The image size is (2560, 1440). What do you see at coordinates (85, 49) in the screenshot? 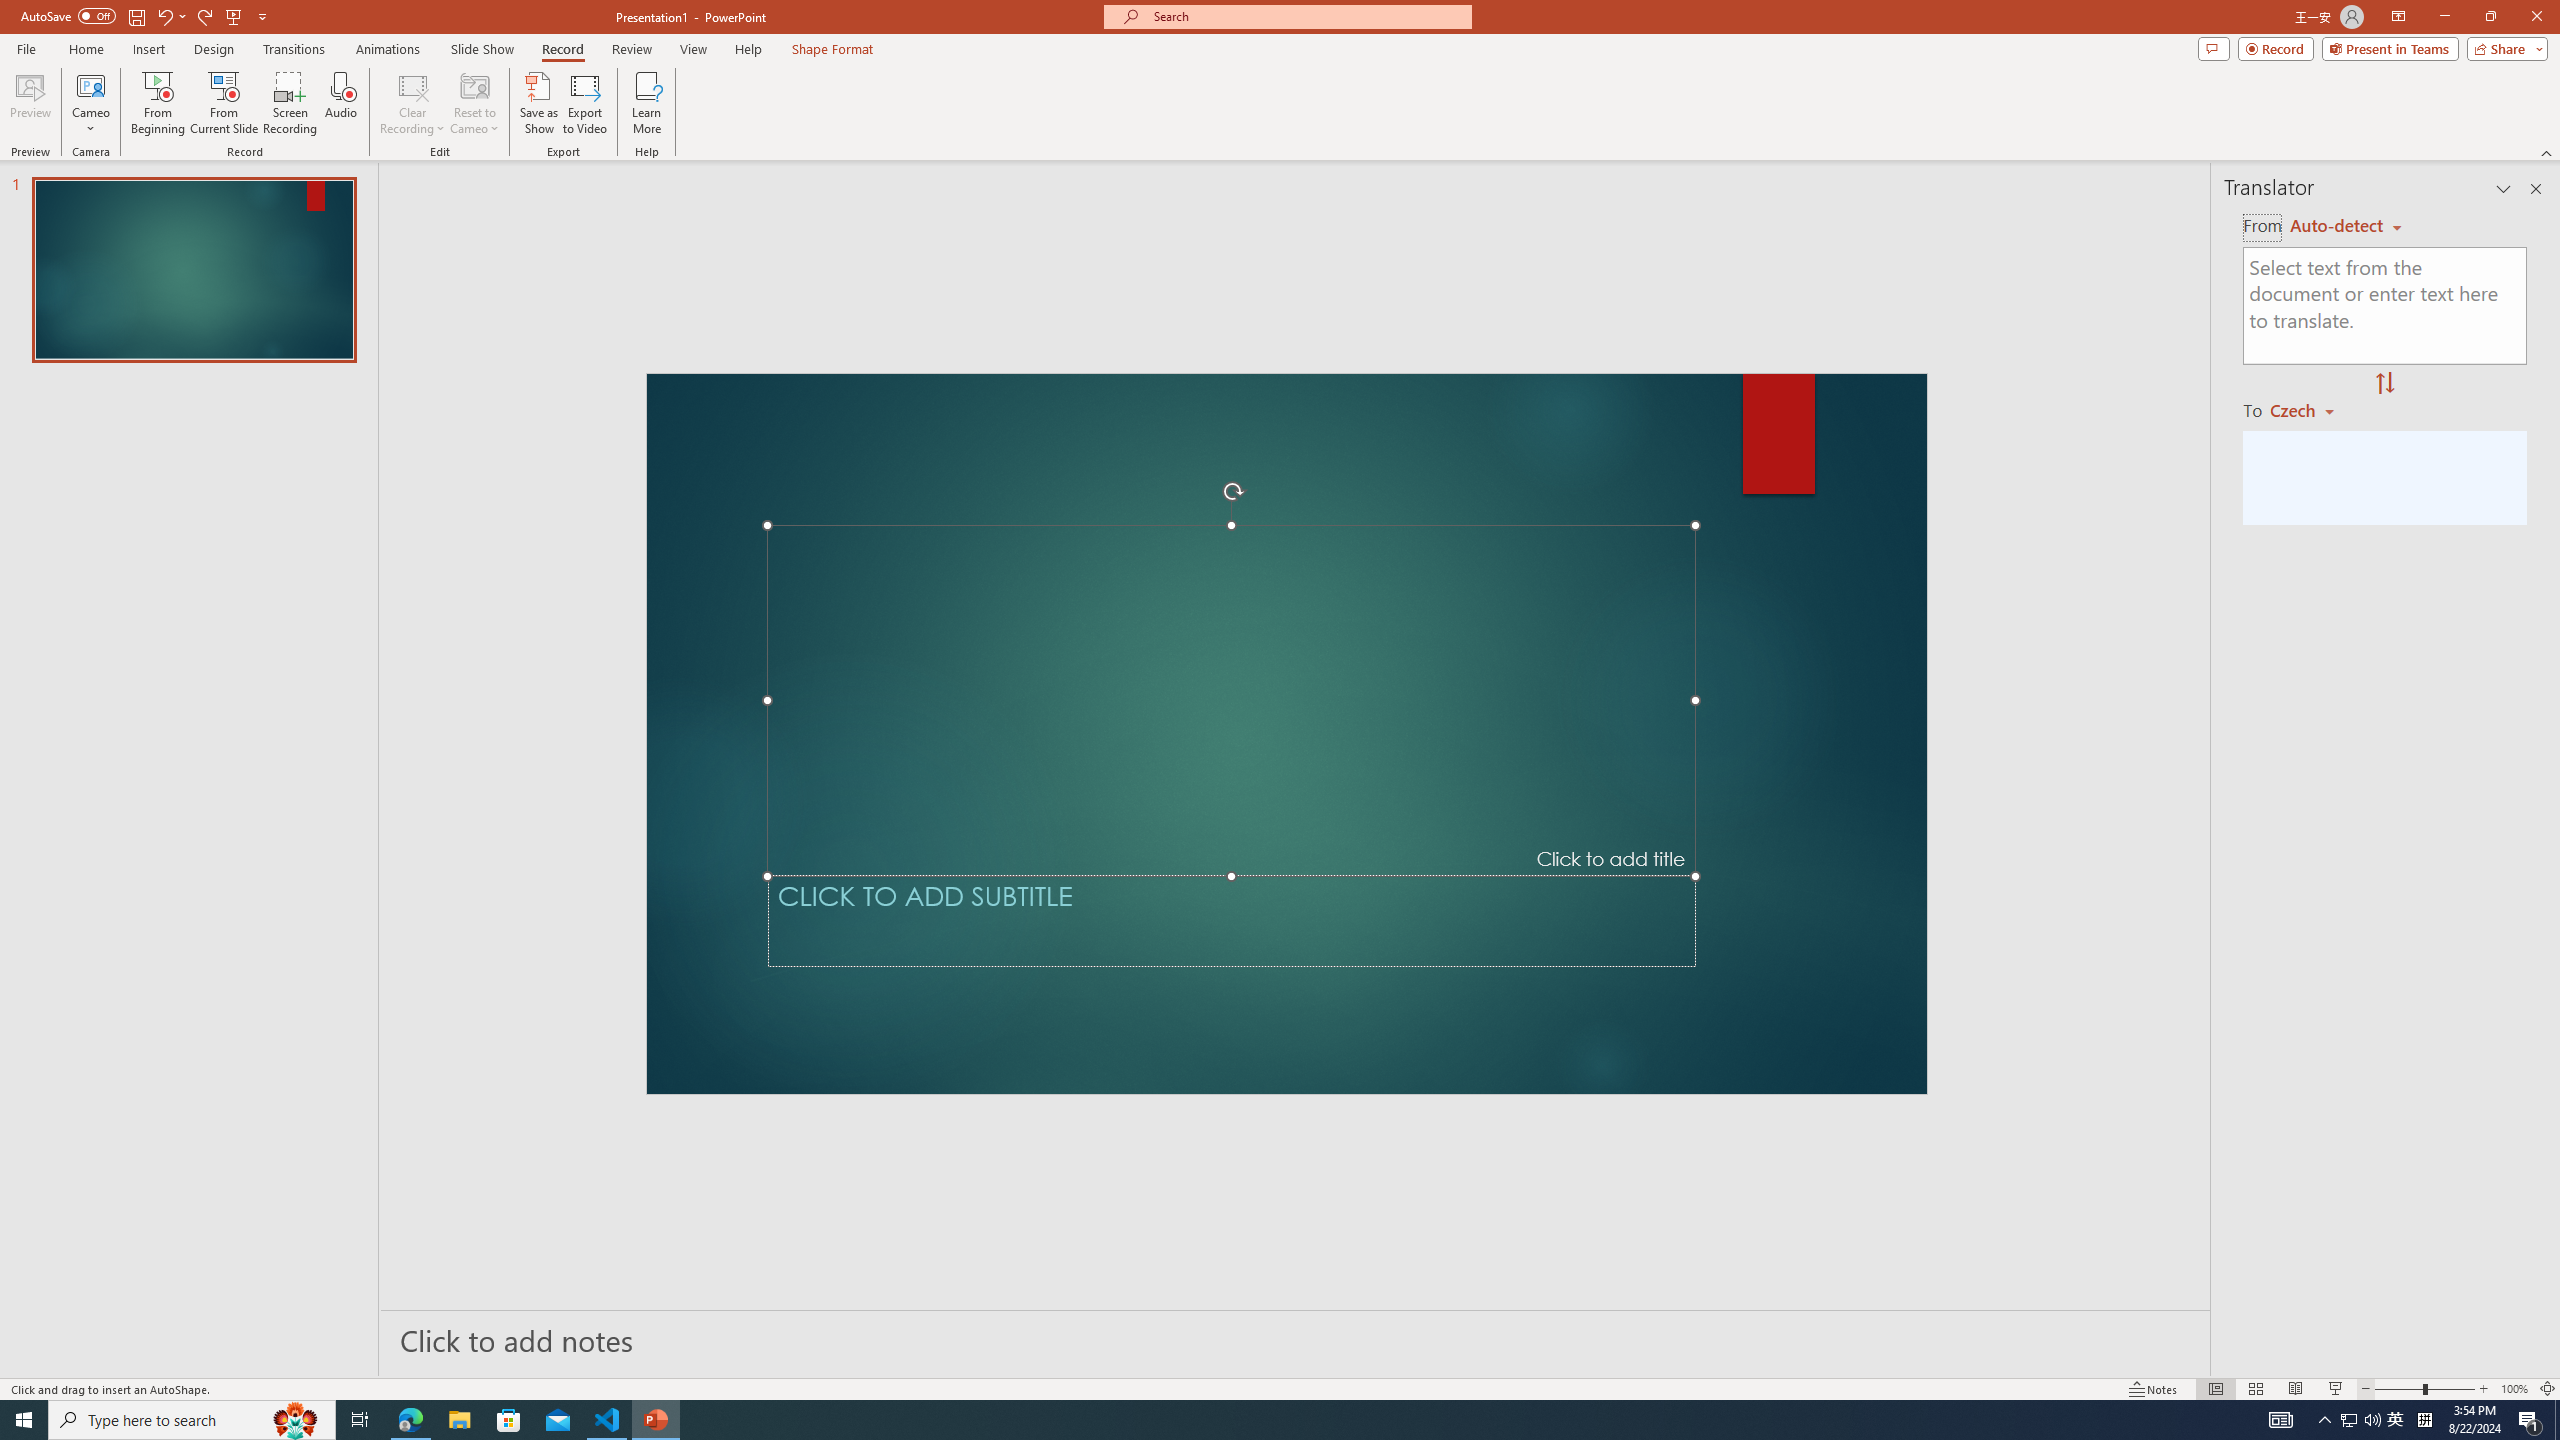
I see `'Home'` at bounding box center [85, 49].